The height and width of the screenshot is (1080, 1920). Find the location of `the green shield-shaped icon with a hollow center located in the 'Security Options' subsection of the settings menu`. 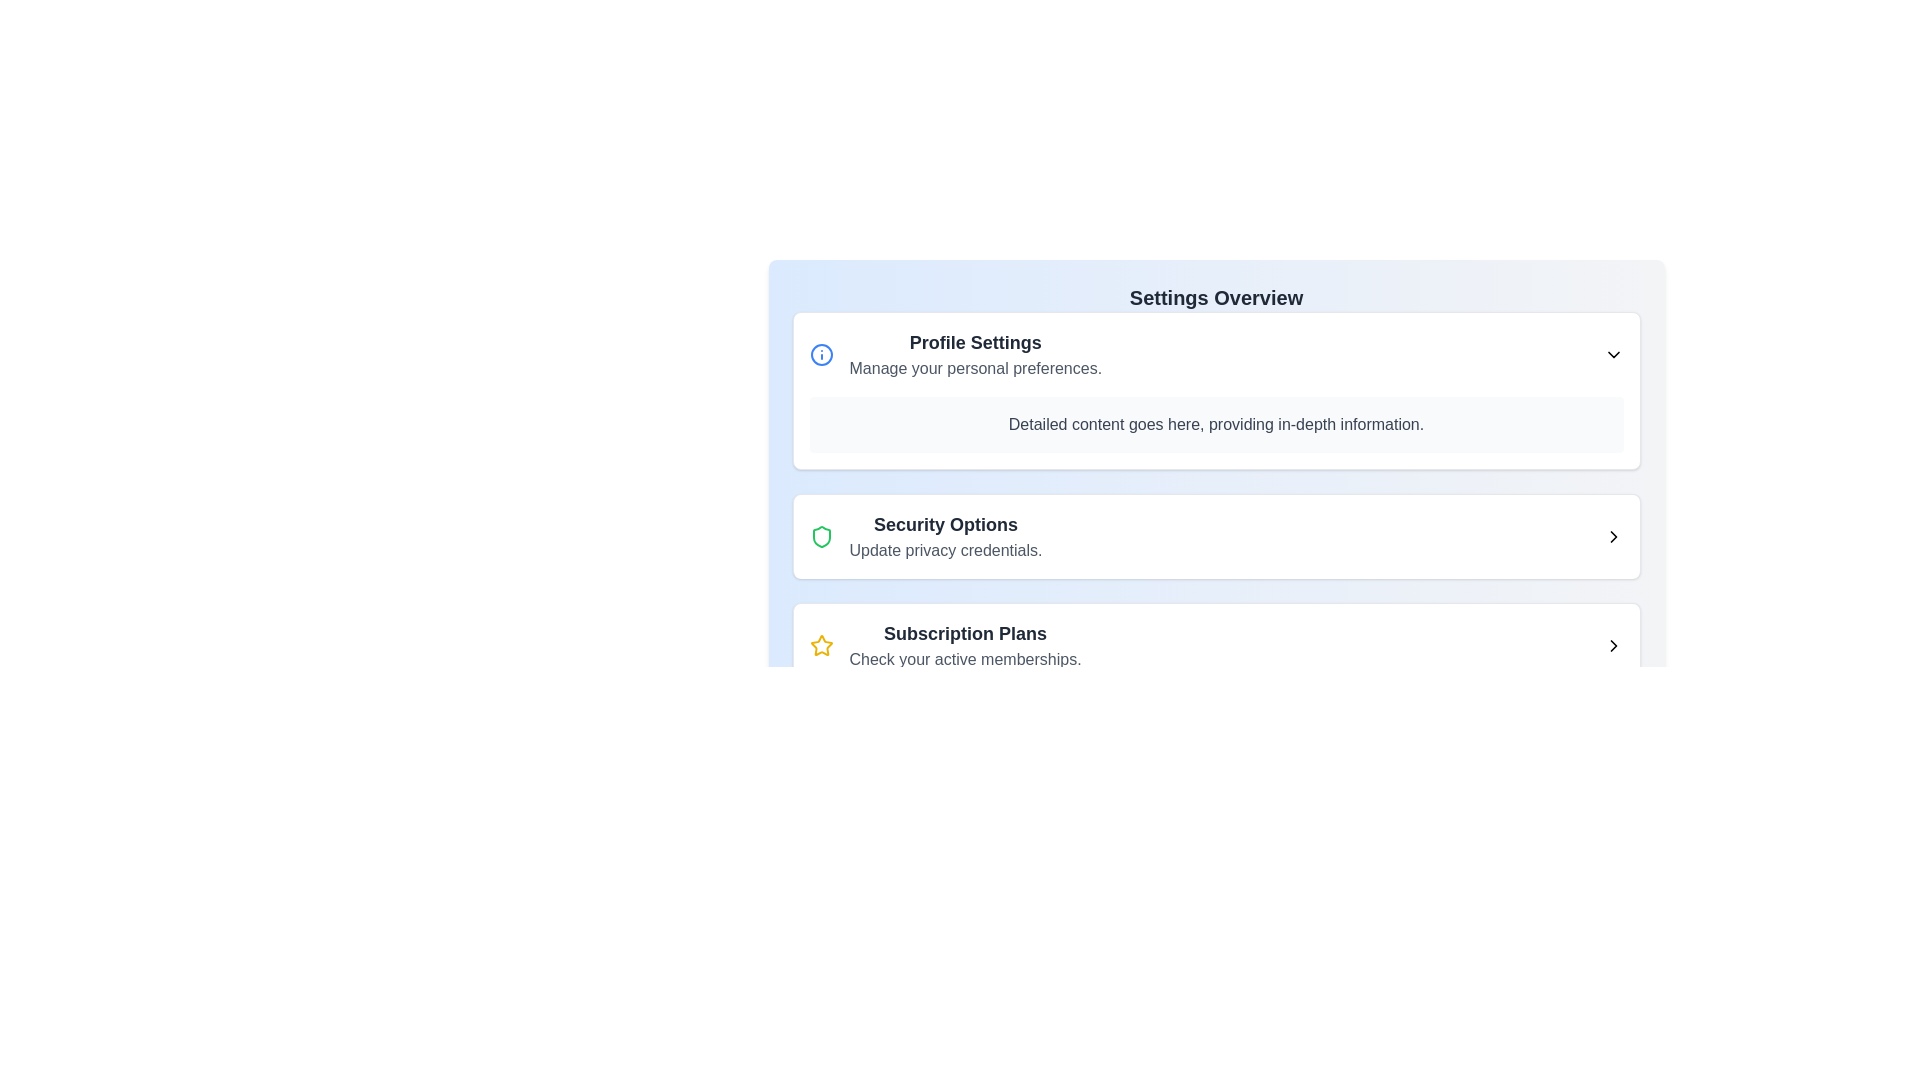

the green shield-shaped icon with a hollow center located in the 'Security Options' subsection of the settings menu is located at coordinates (821, 535).